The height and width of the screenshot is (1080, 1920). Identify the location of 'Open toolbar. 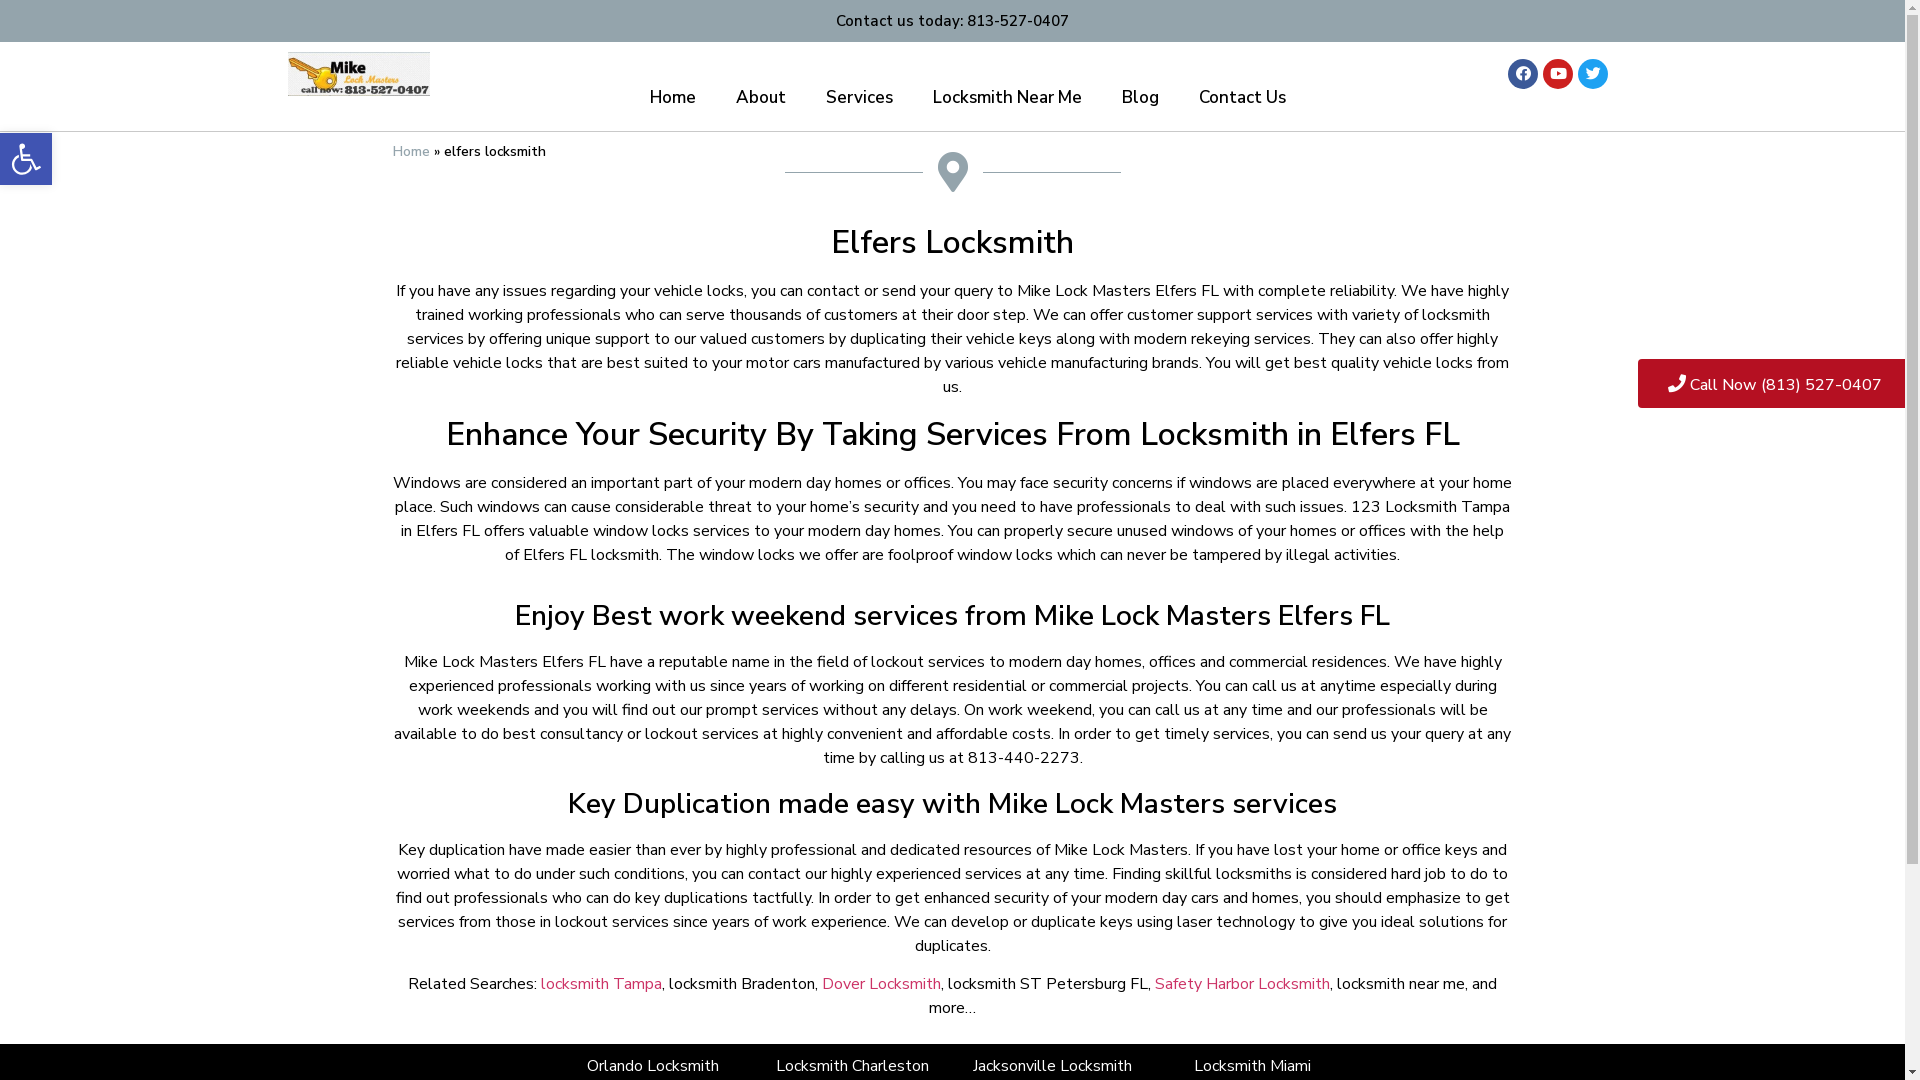
(25, 157).